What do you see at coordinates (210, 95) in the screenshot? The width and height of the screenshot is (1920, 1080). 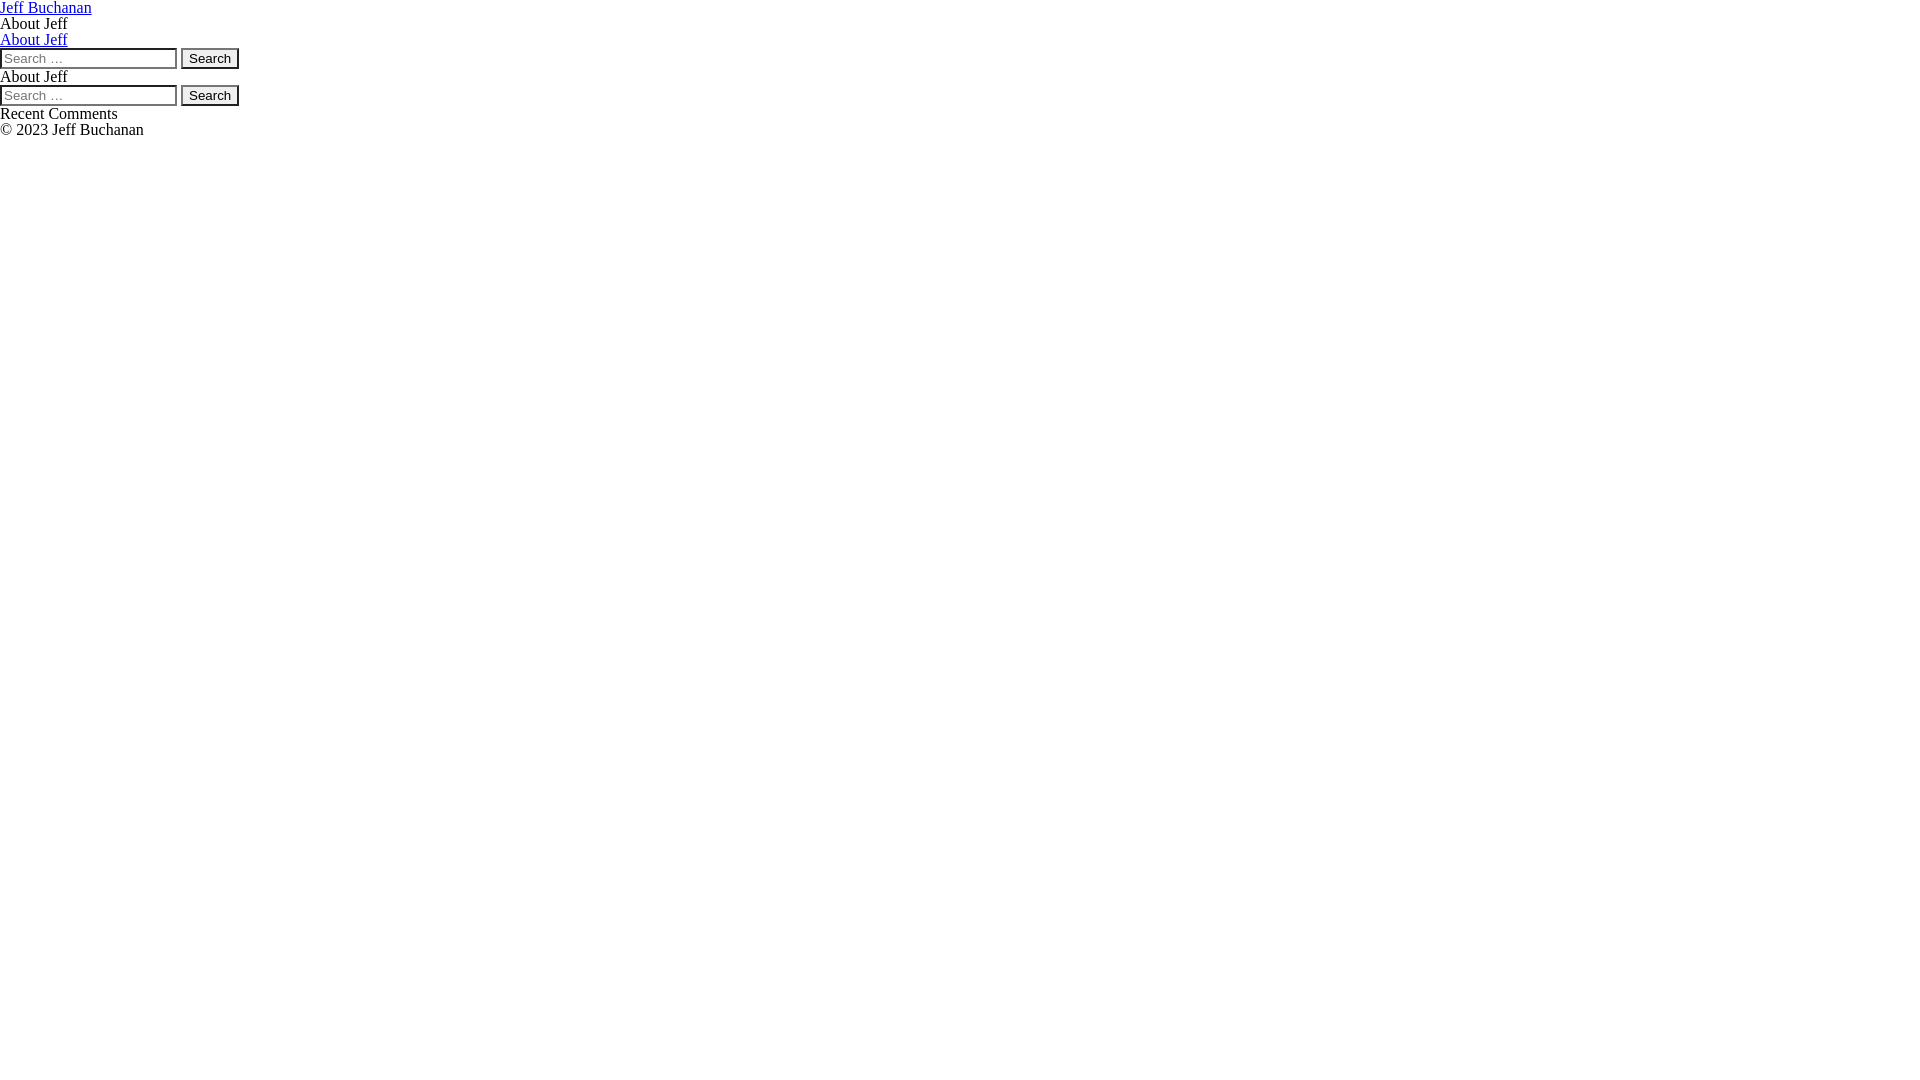 I see `'Search'` at bounding box center [210, 95].